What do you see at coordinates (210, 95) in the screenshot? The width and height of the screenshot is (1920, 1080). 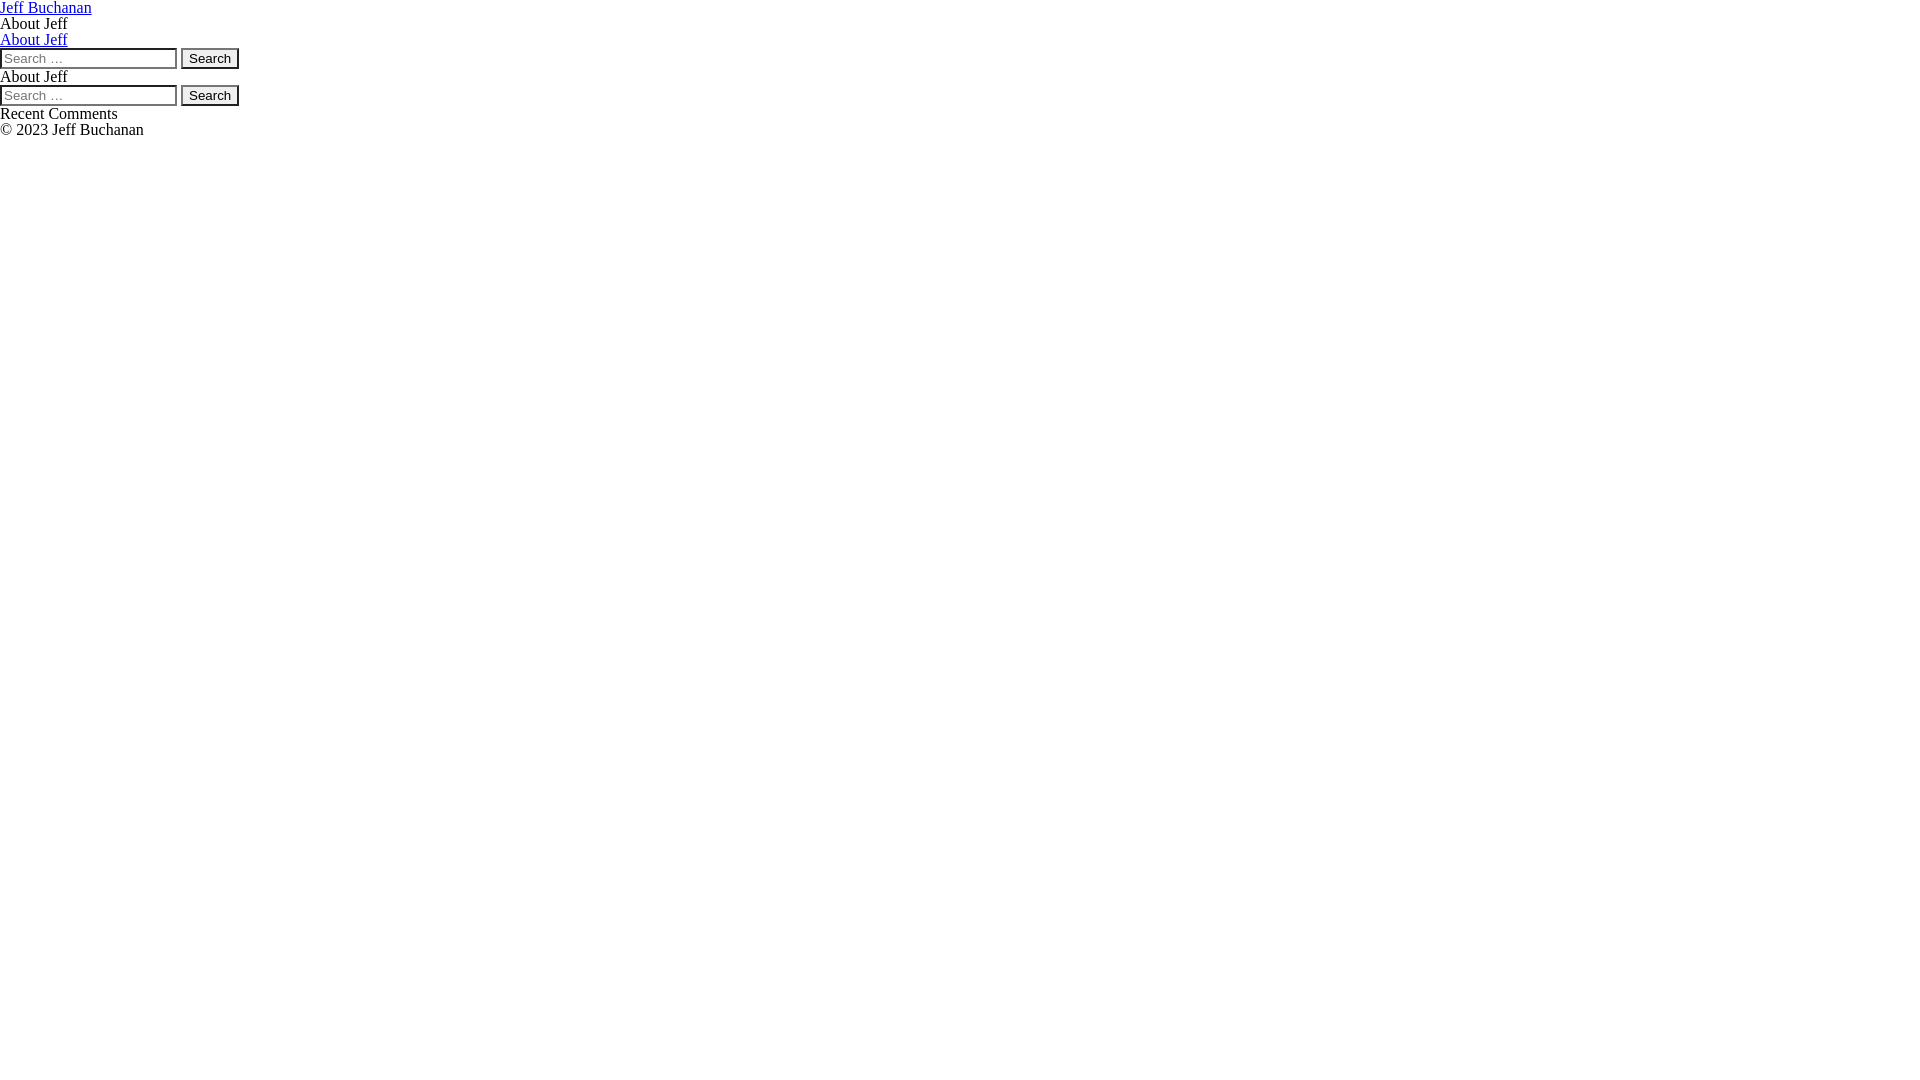 I see `'Search'` at bounding box center [210, 95].